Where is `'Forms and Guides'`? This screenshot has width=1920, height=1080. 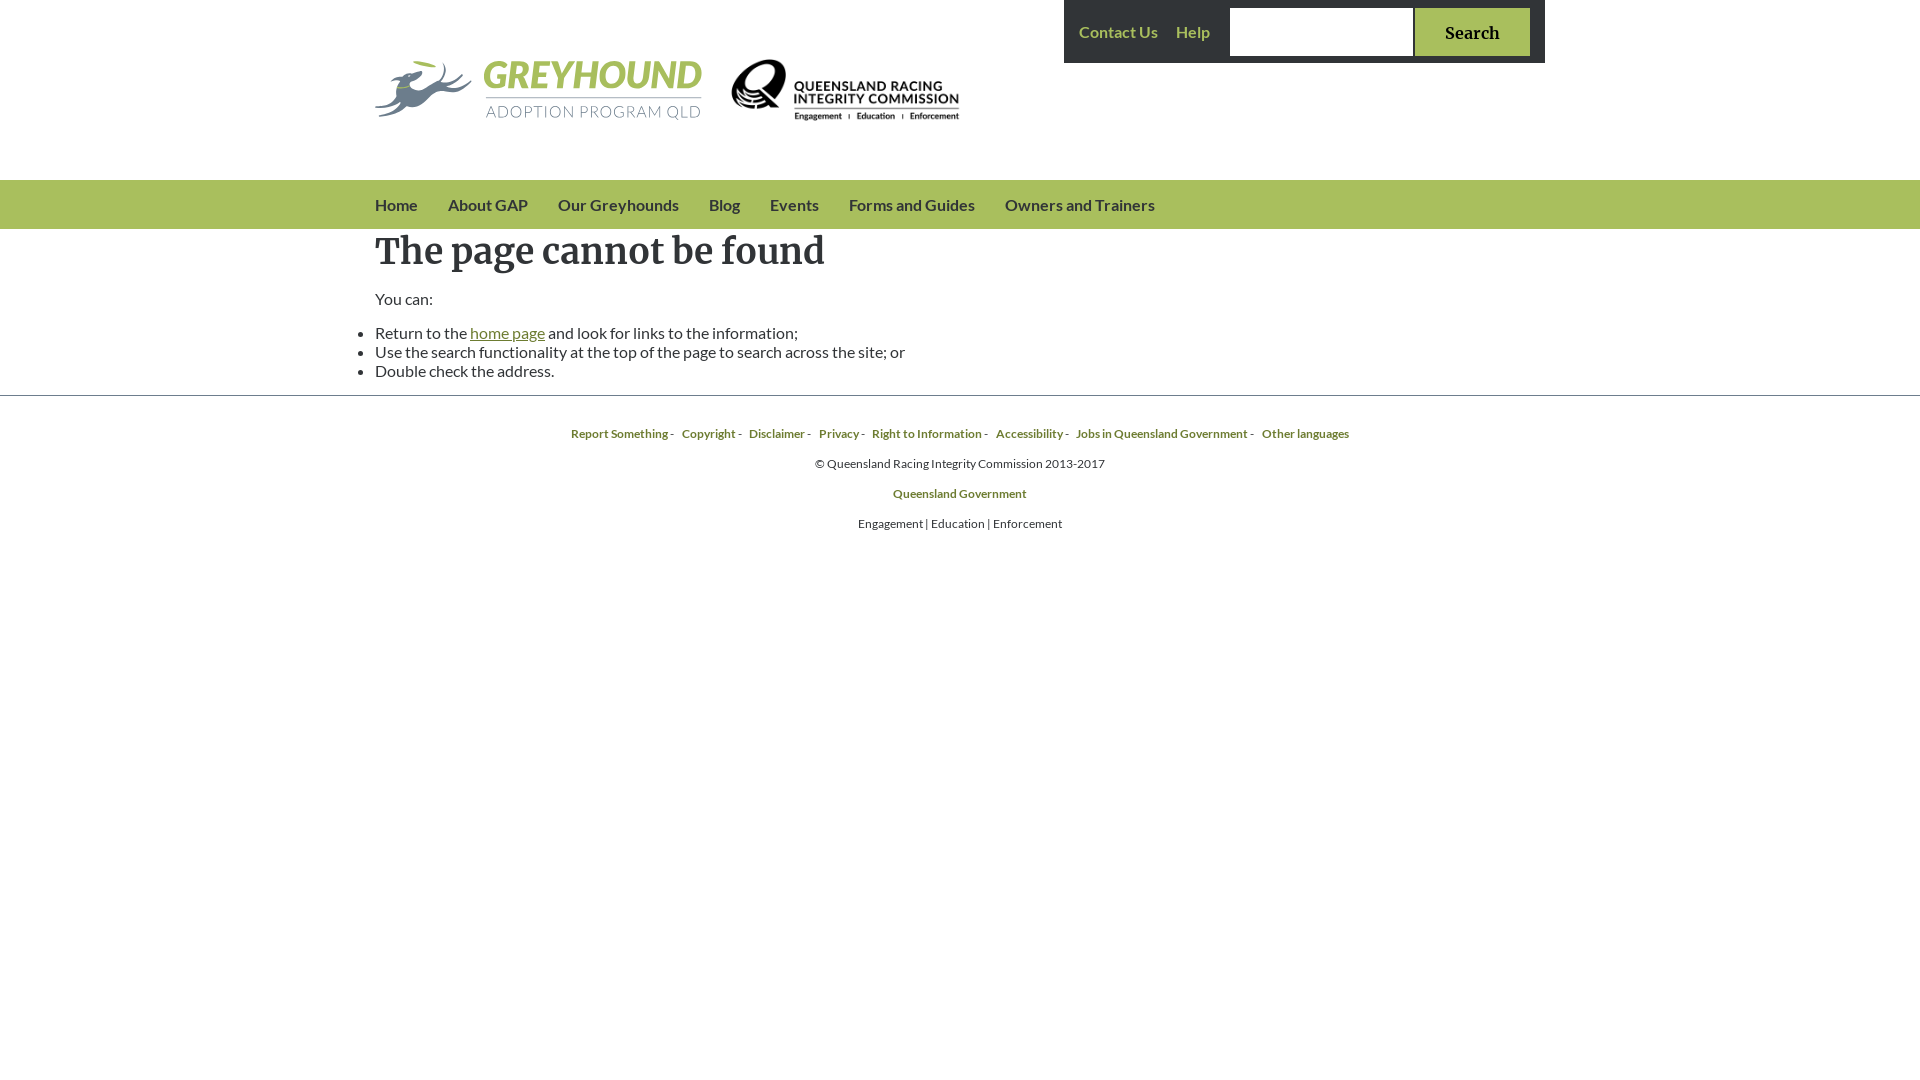
'Forms and Guides' is located at coordinates (834, 204).